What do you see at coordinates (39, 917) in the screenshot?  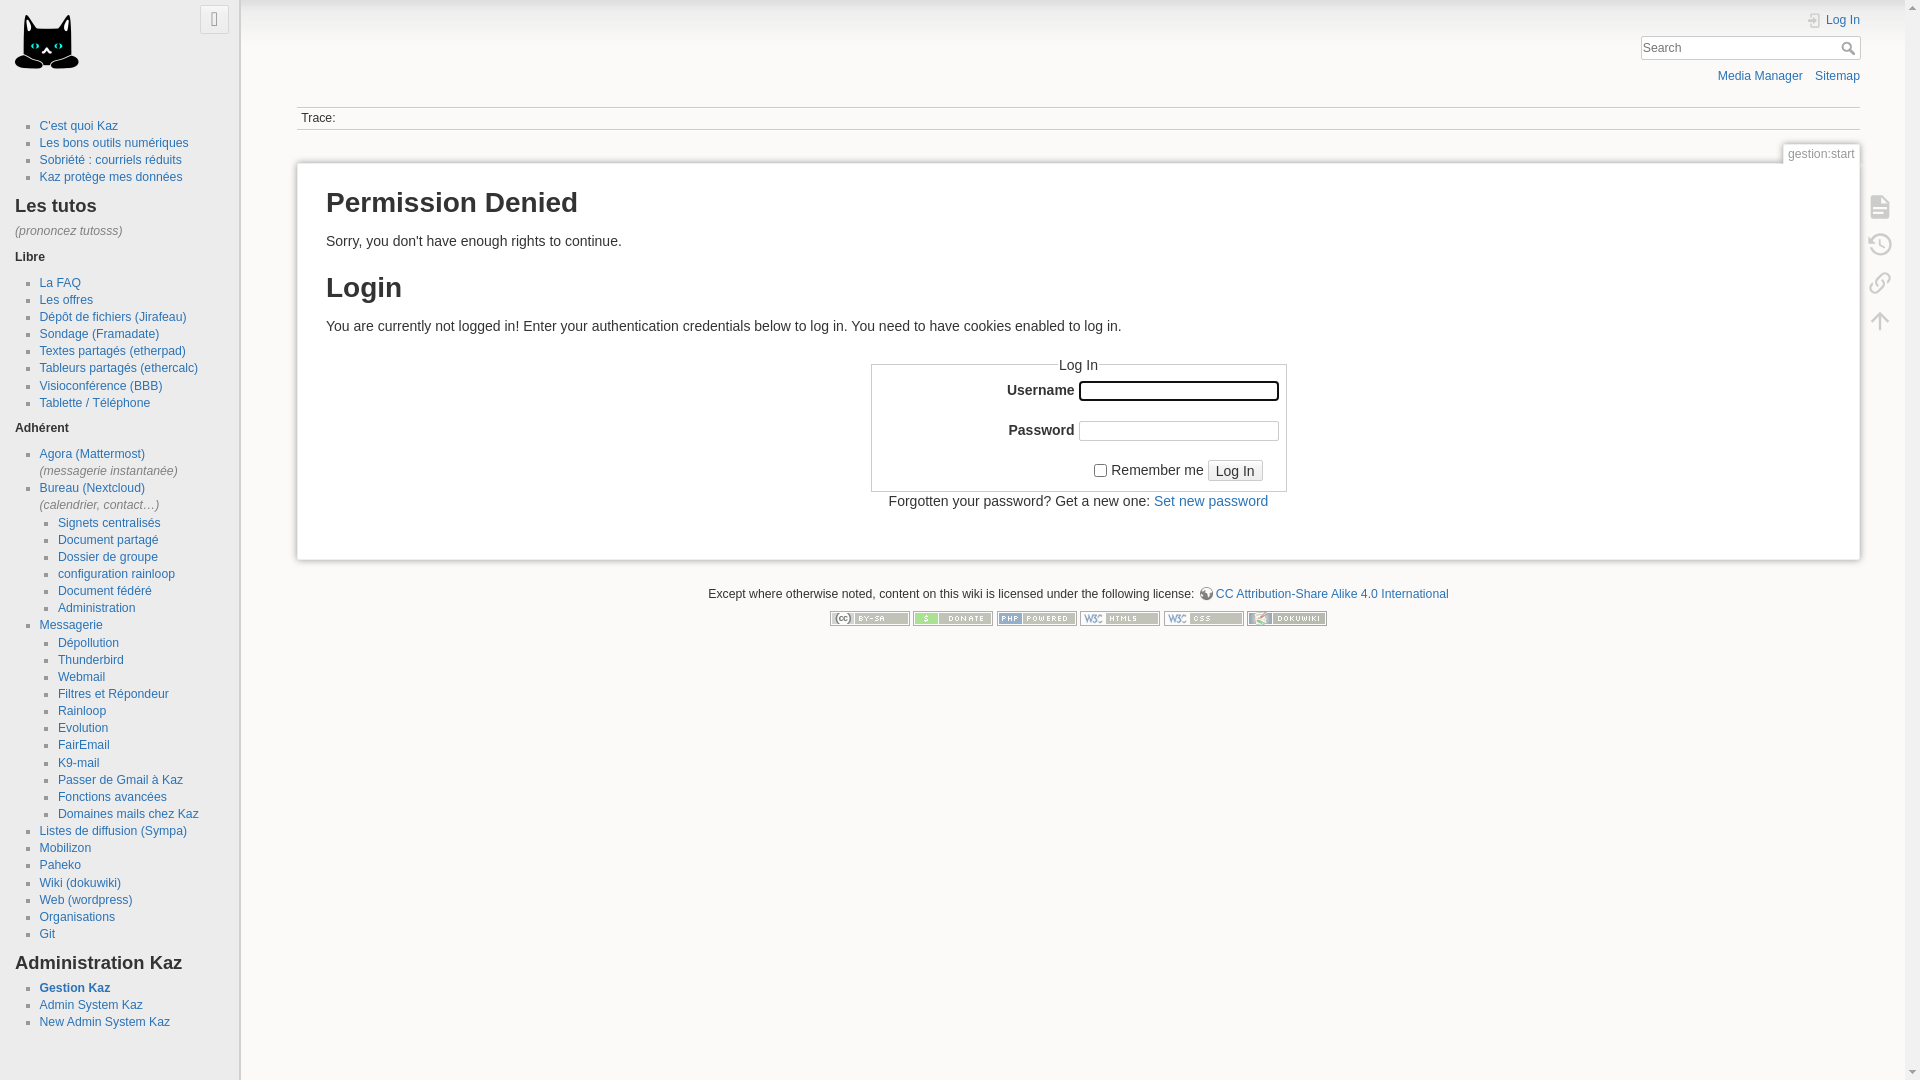 I see `'Organisations'` at bounding box center [39, 917].